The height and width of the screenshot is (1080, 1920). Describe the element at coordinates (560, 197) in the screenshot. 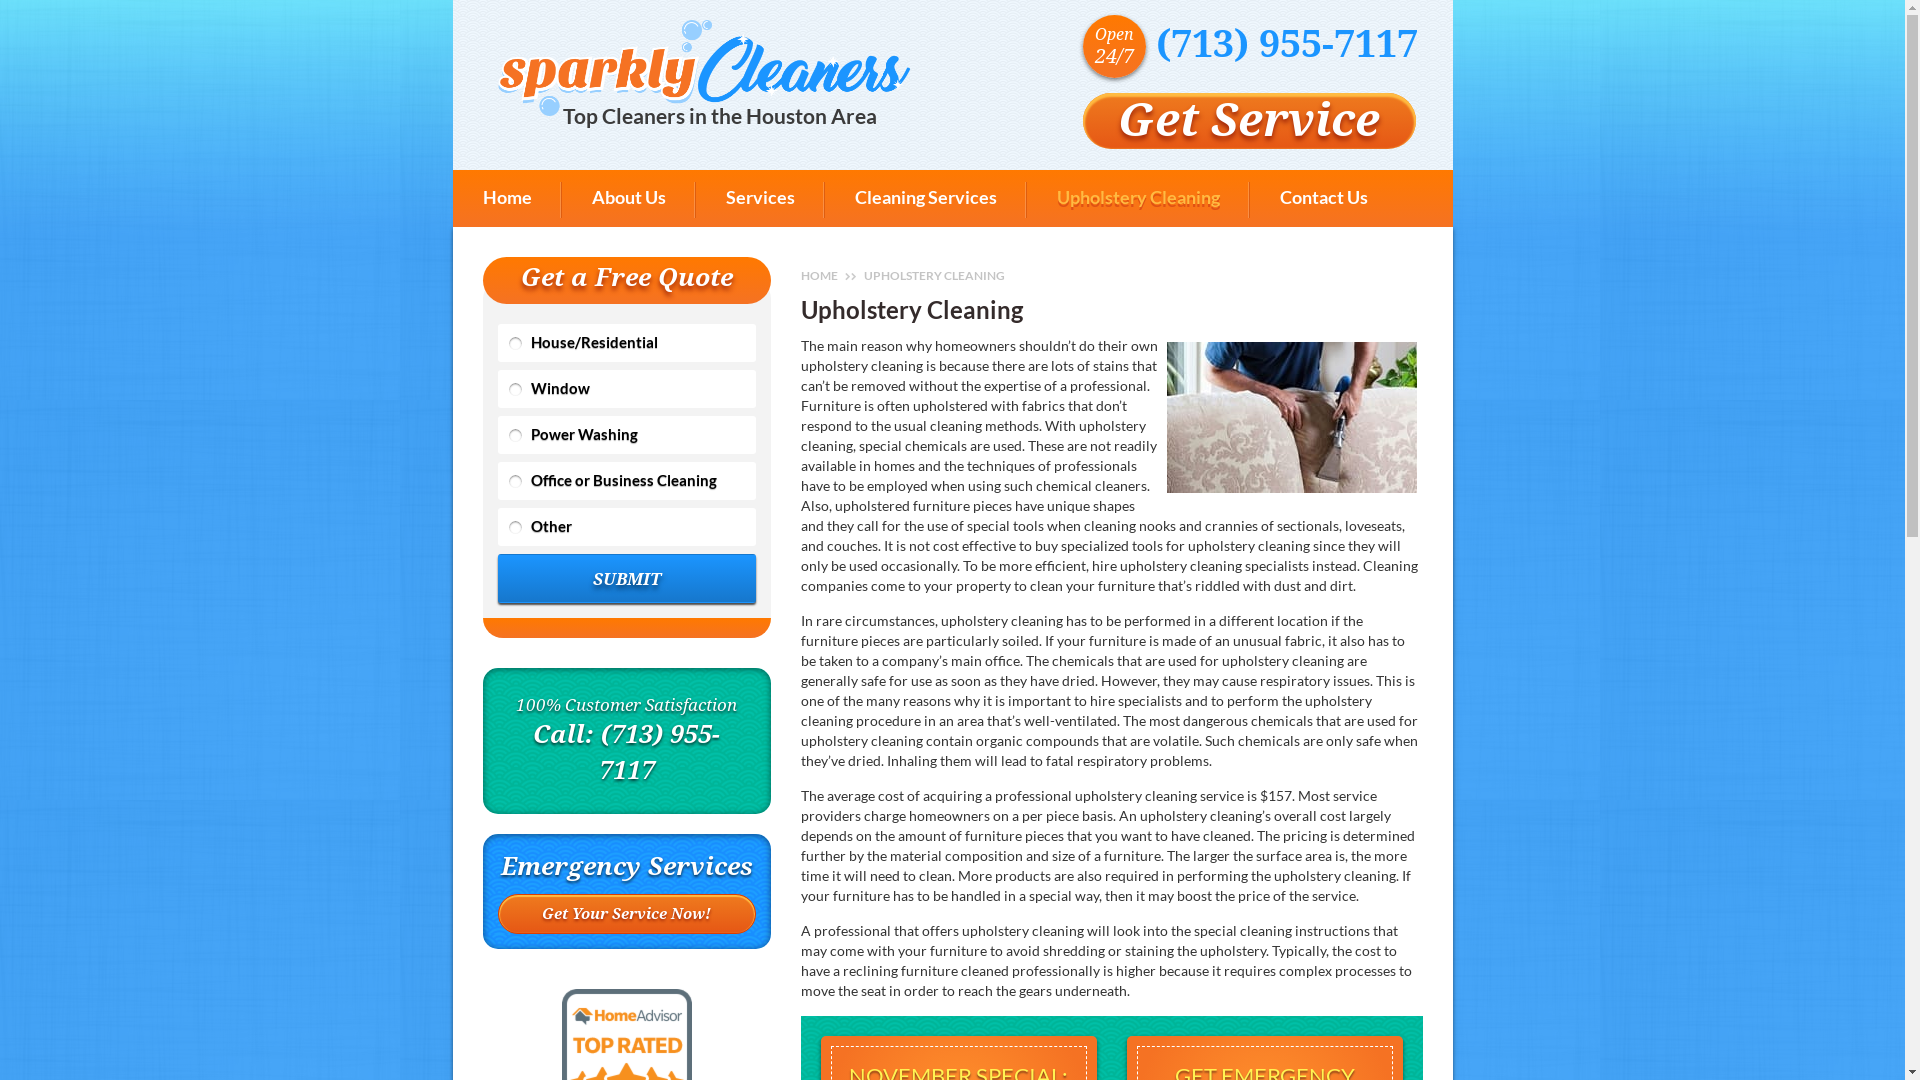

I see `'About Us'` at that location.